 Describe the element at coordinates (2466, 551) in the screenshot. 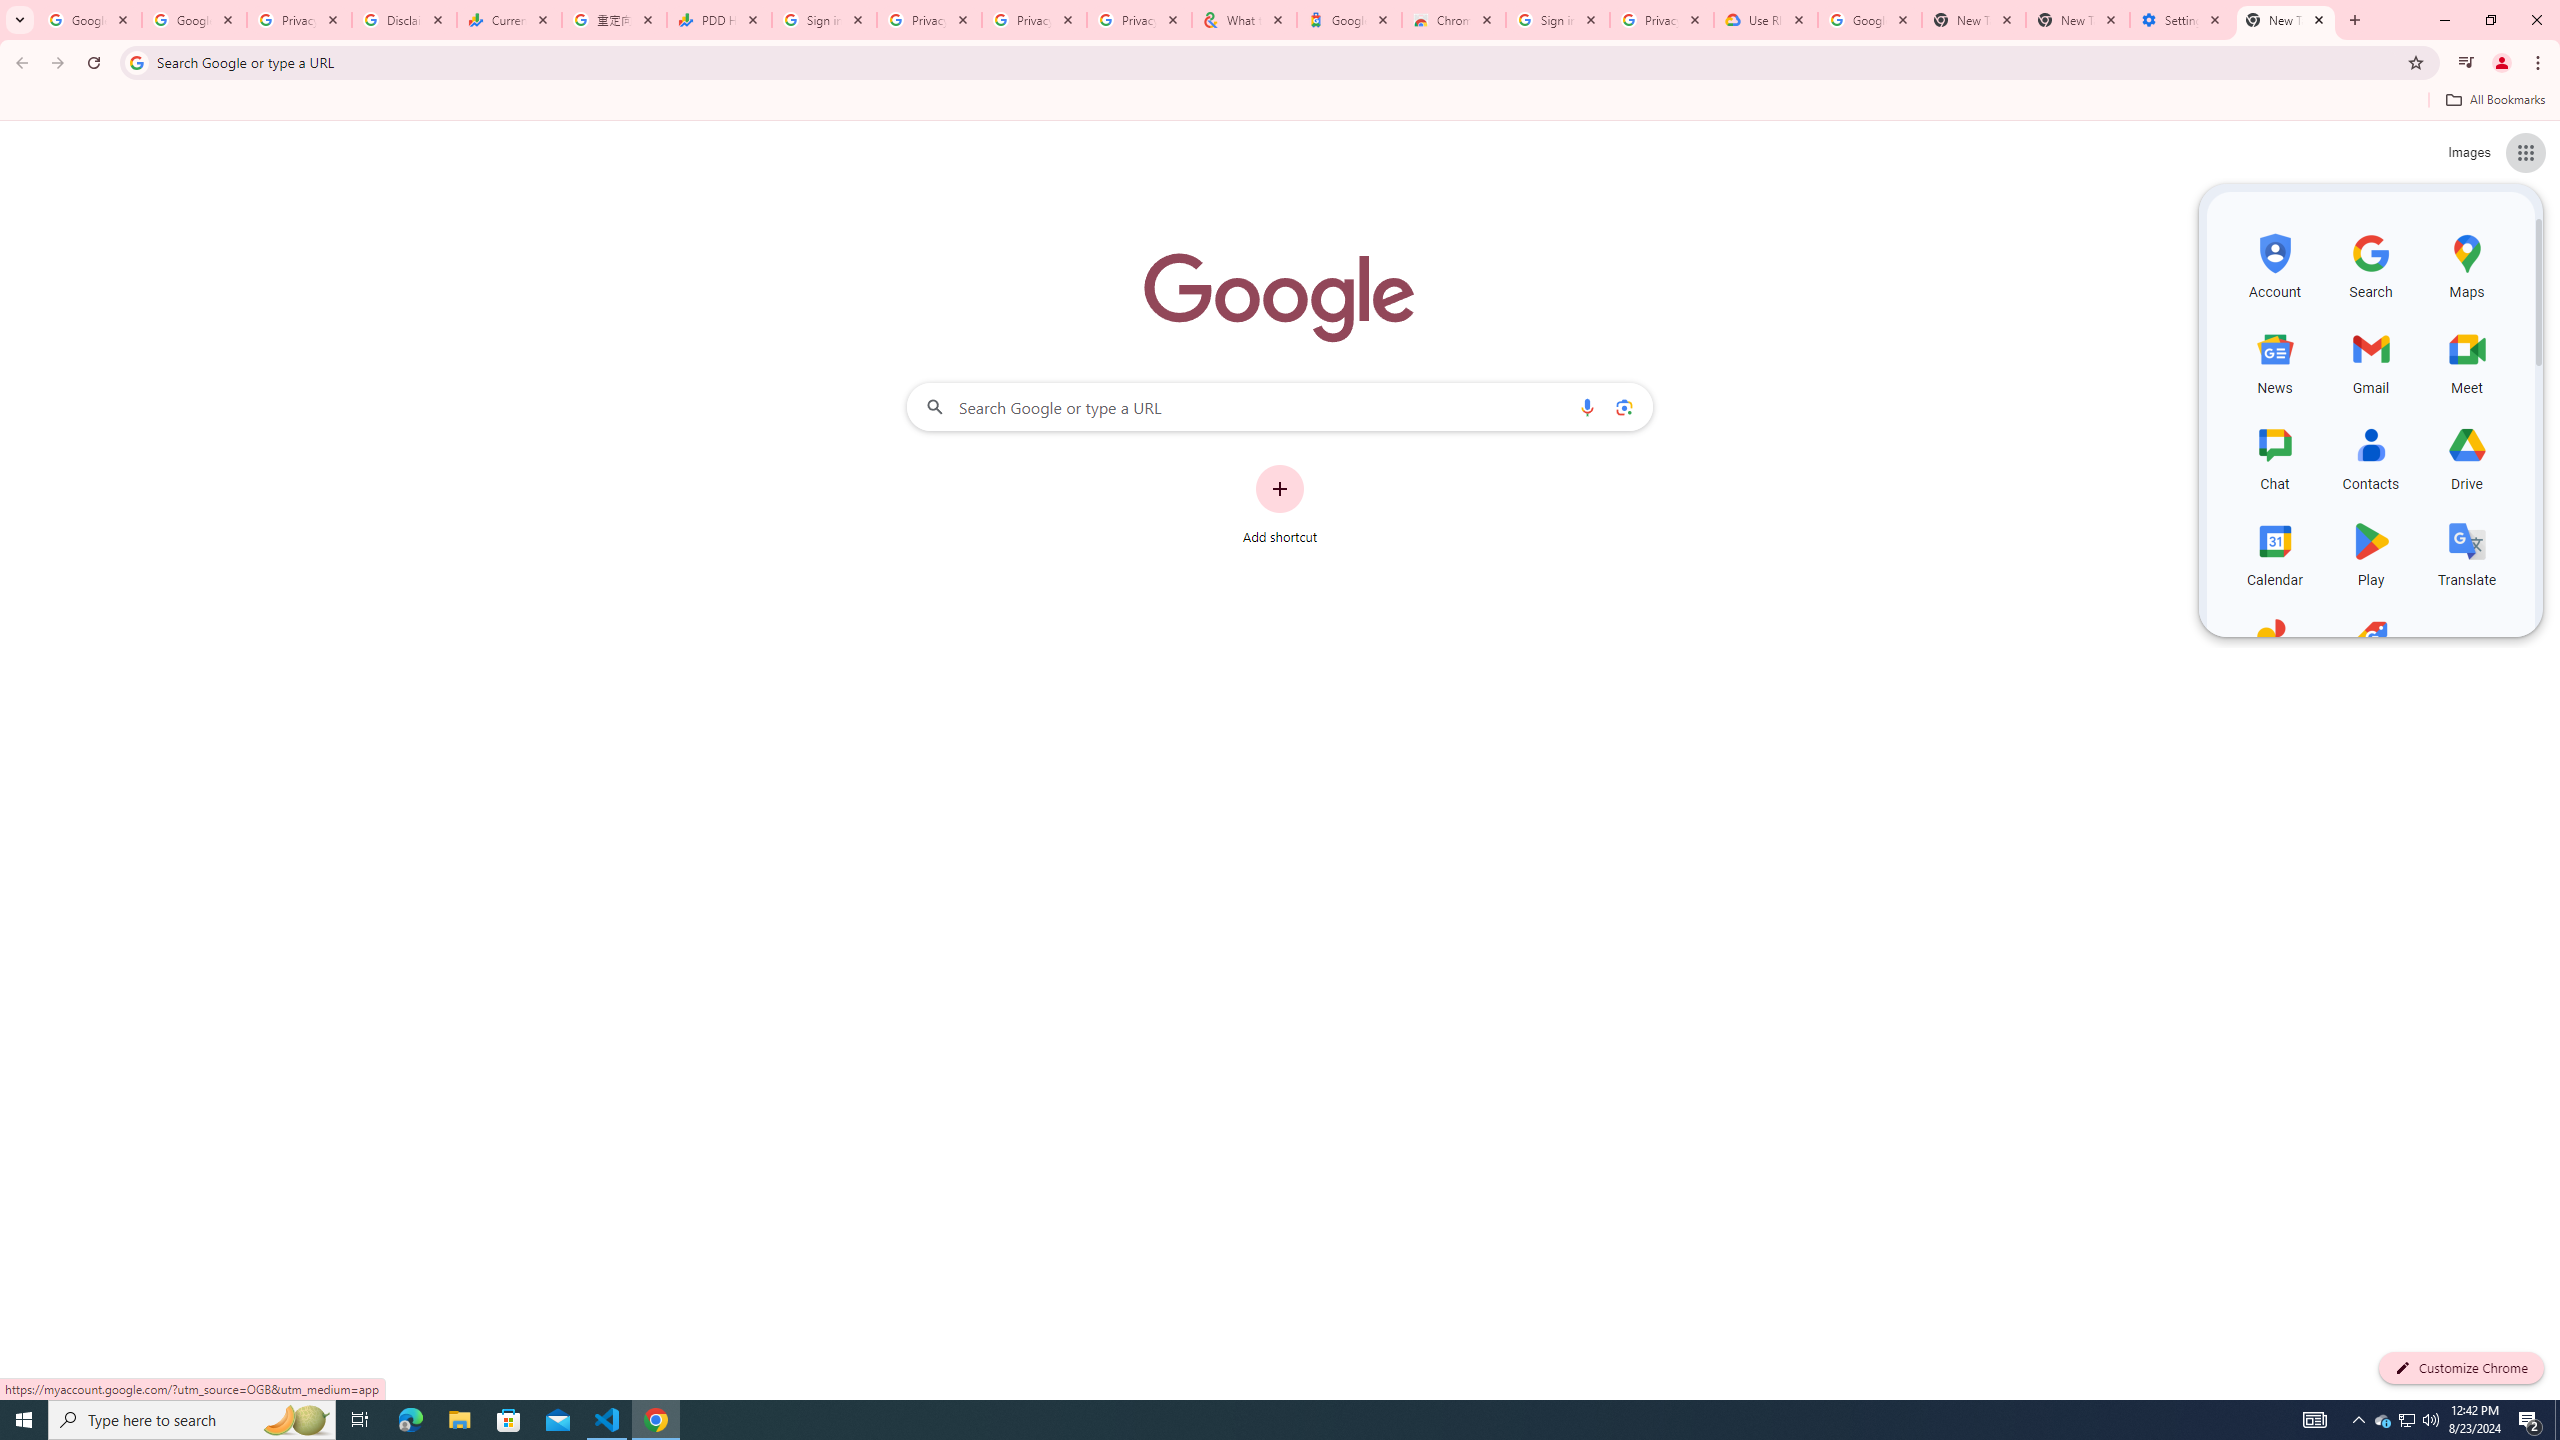

I see `'Translate, row 4 of 5 and column 3 of 3 in the first section'` at that location.